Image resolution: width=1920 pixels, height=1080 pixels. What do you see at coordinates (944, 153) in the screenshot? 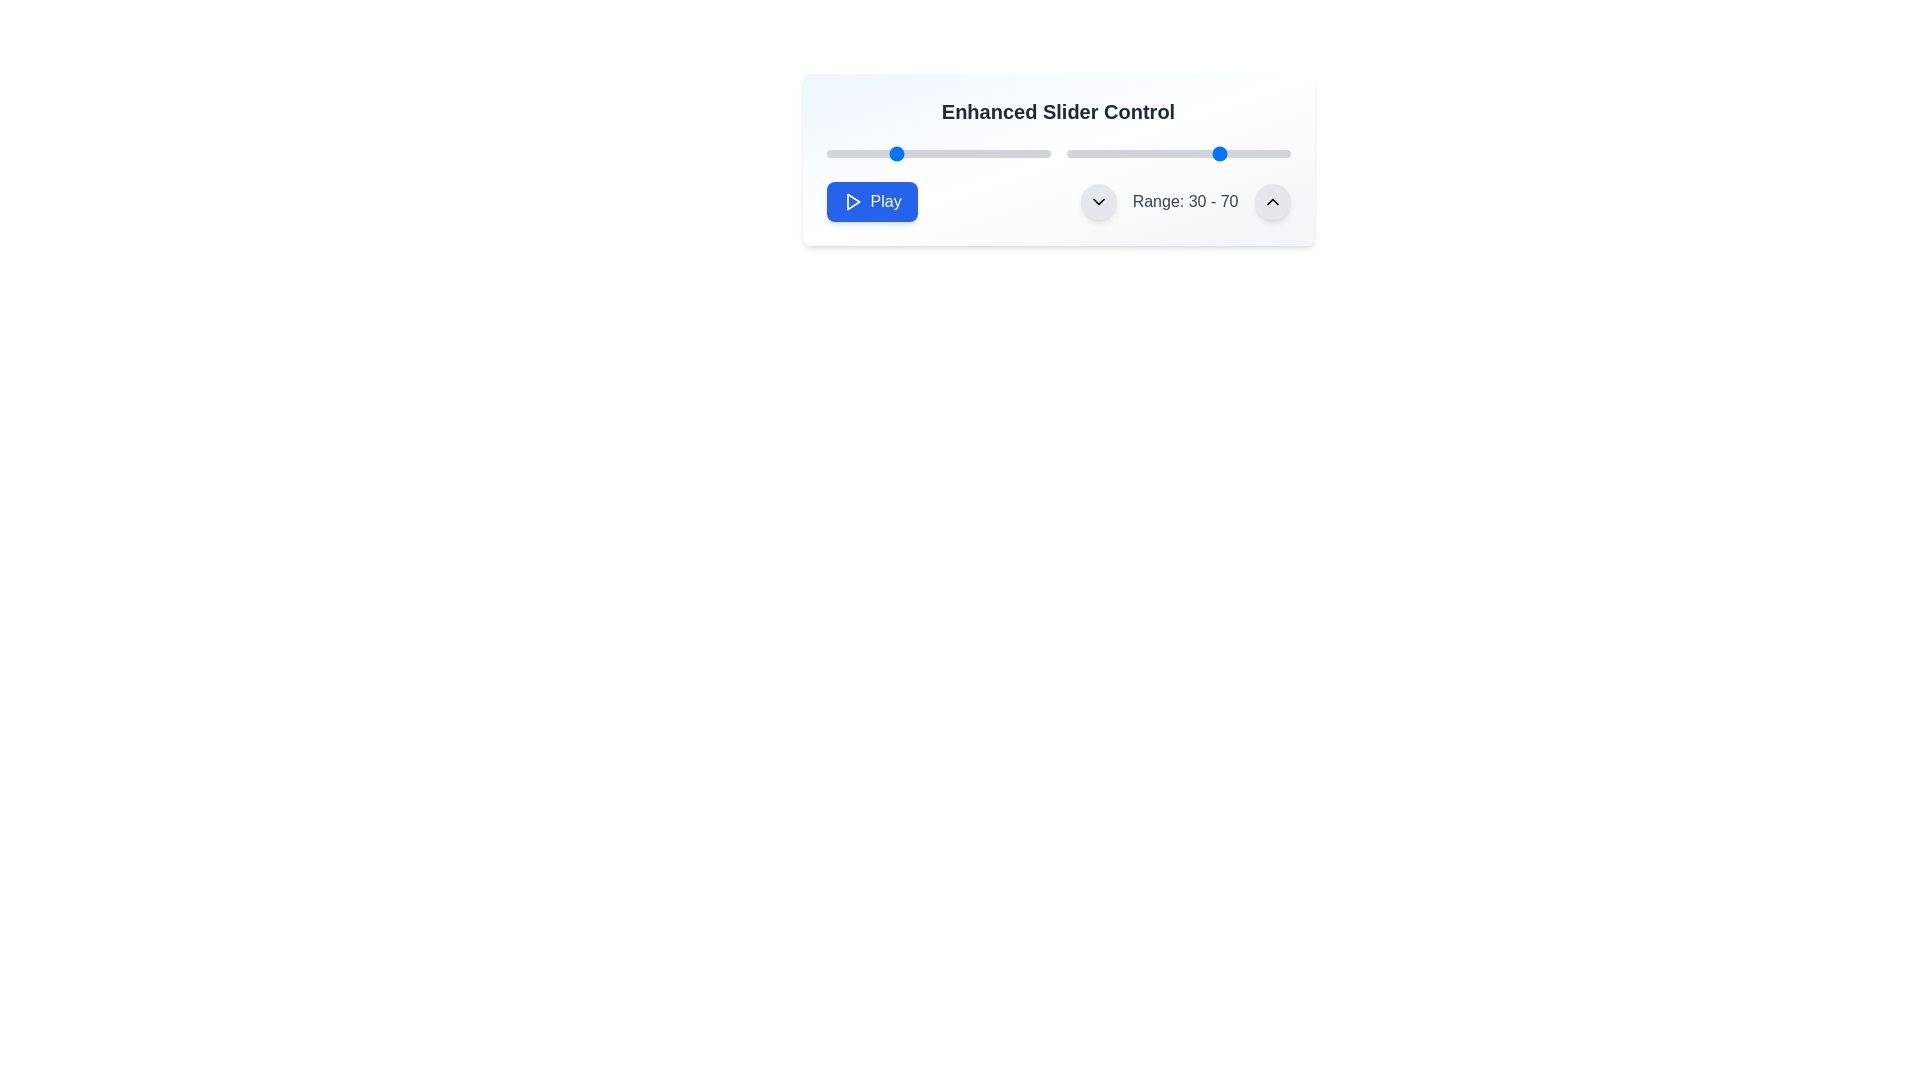
I see `the slider` at bounding box center [944, 153].